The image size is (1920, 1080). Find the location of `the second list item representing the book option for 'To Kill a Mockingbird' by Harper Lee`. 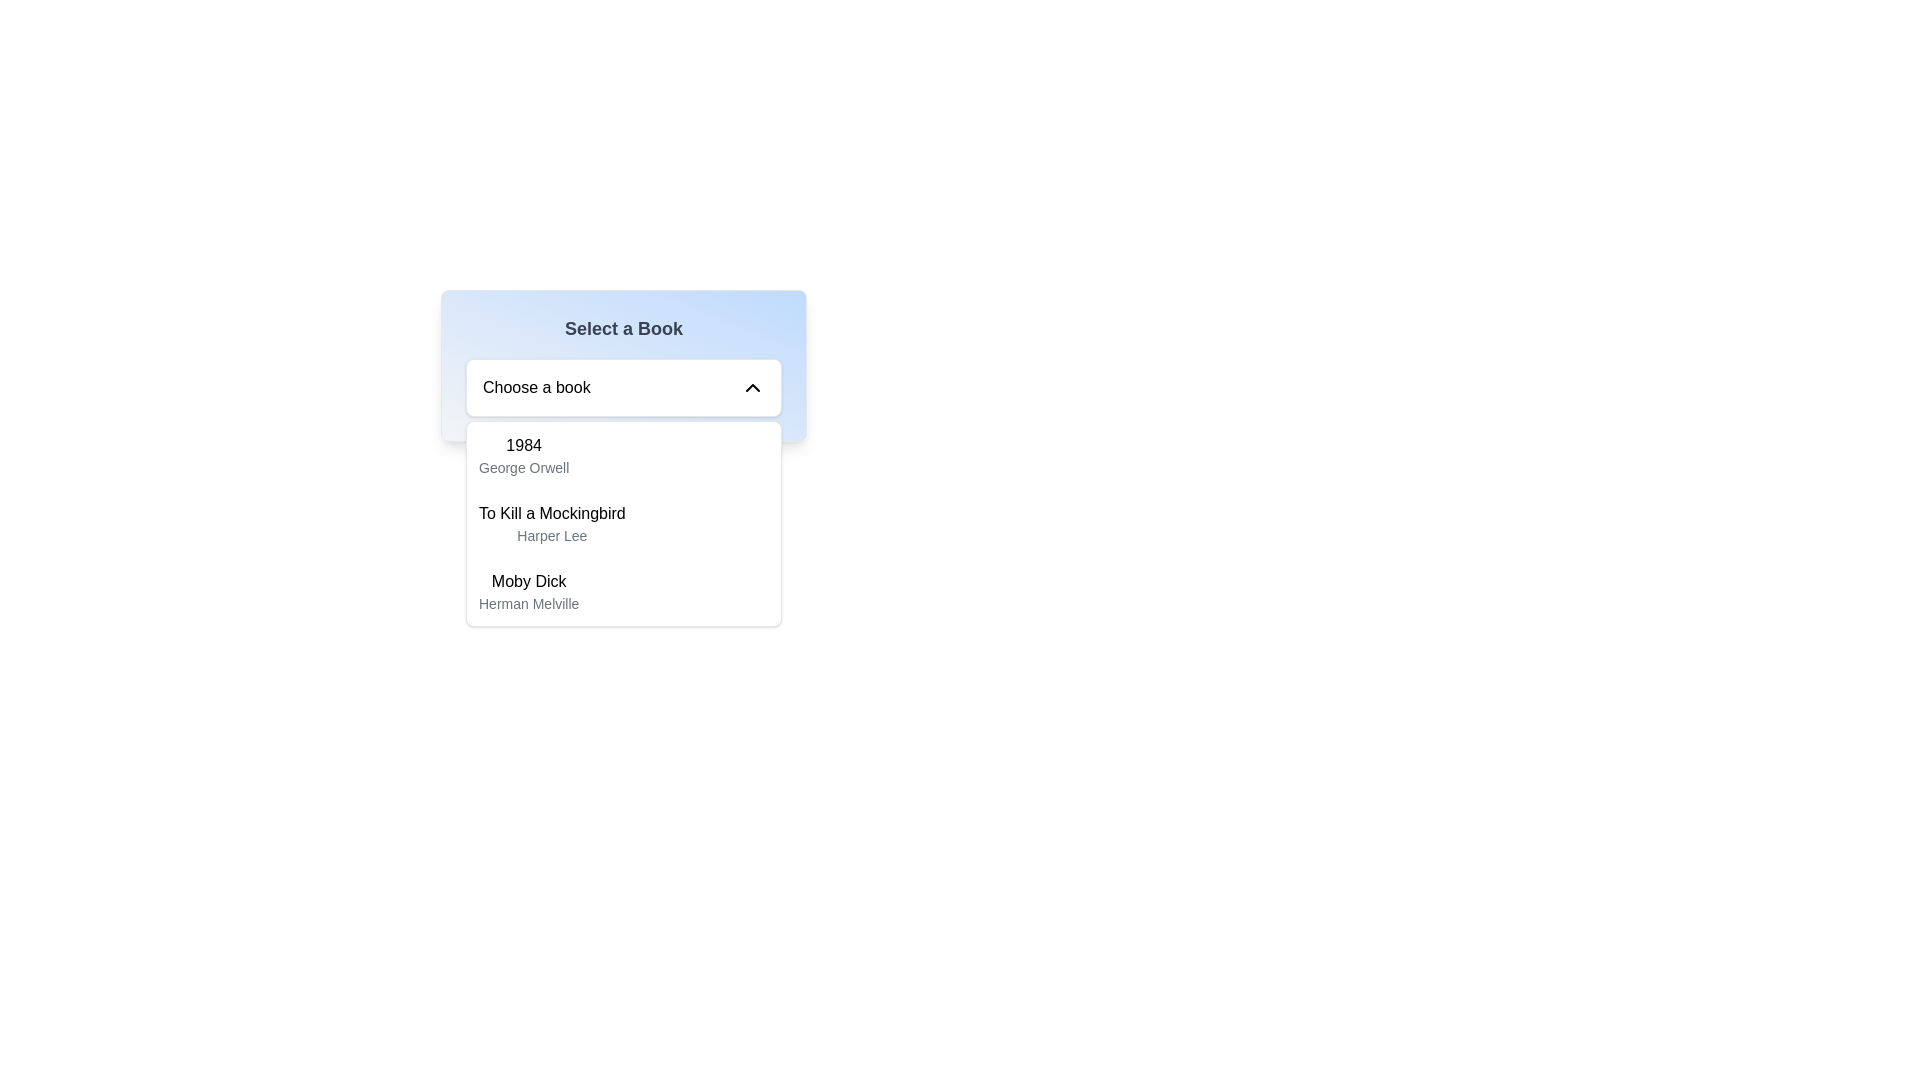

the second list item representing the book option for 'To Kill a Mockingbird' by Harper Lee is located at coordinates (552, 523).